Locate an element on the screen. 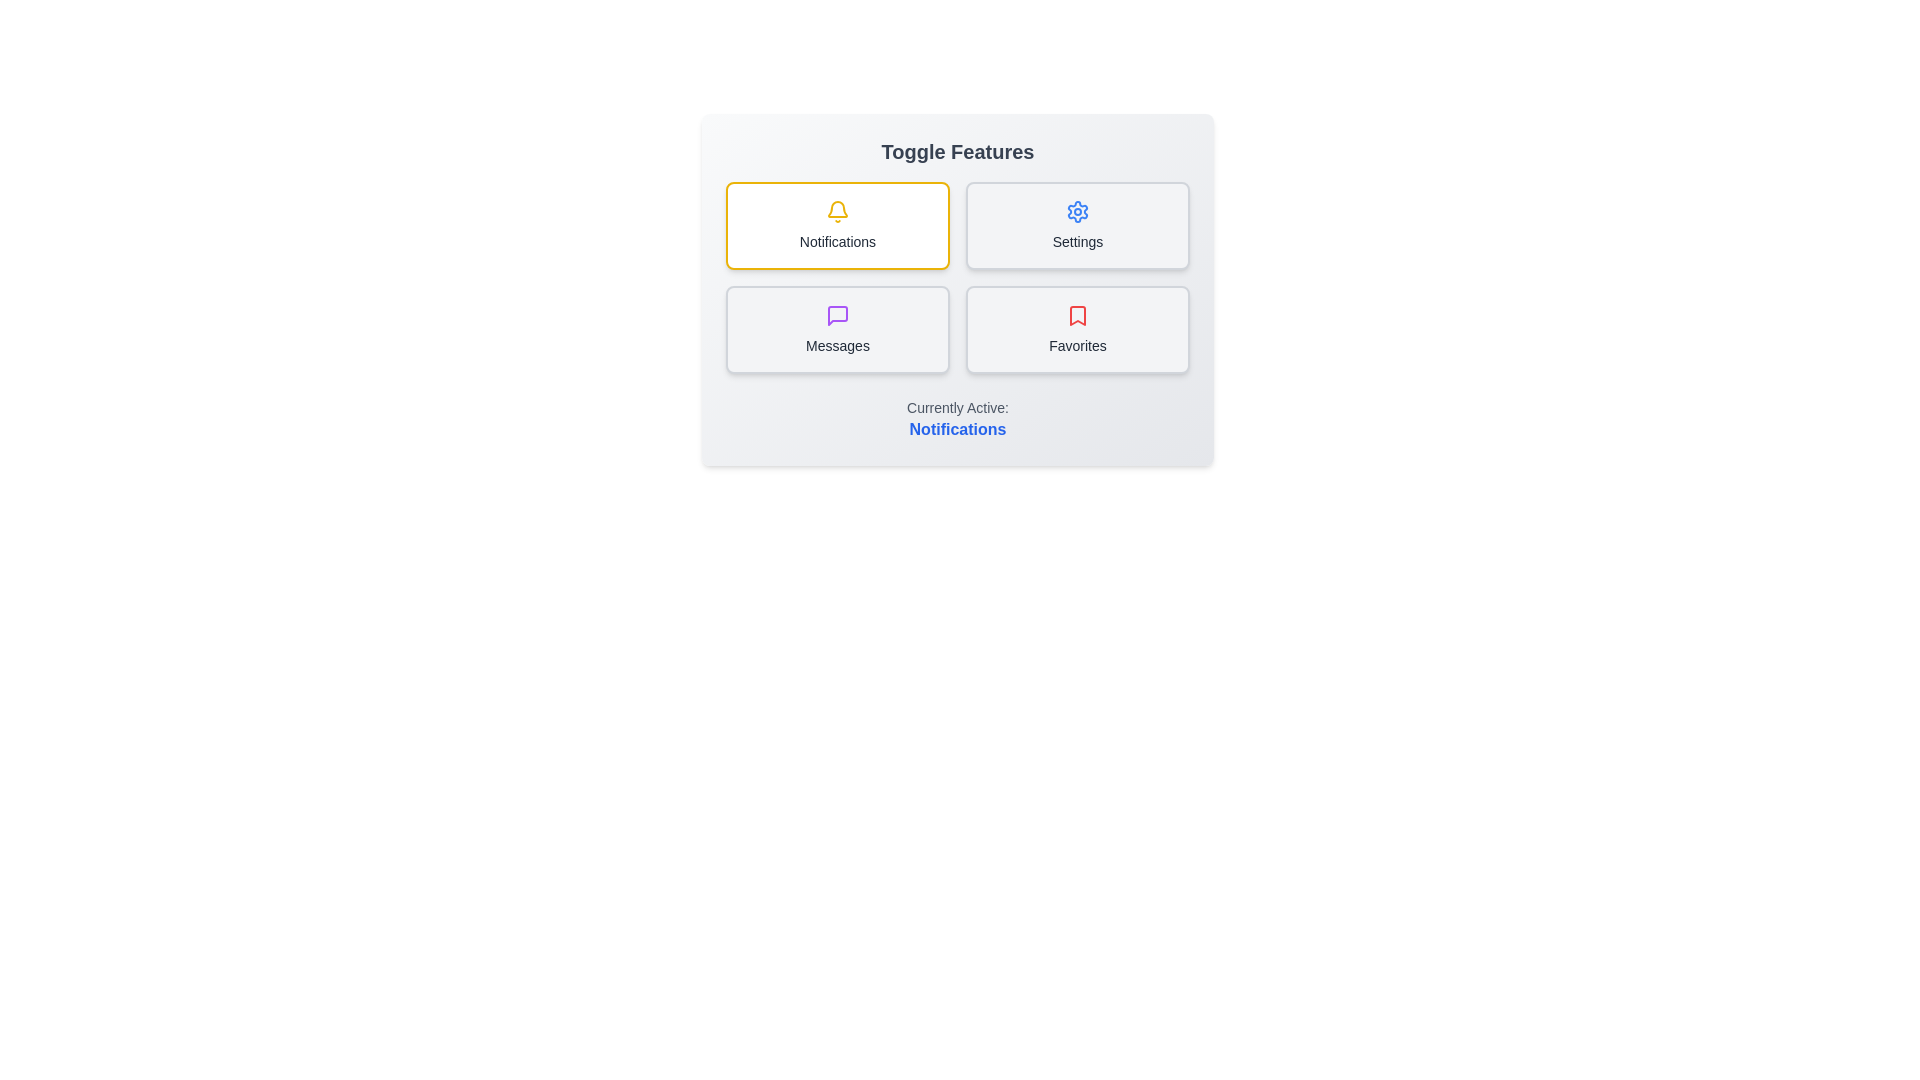 This screenshot has width=1920, height=1080. the toggle option Notifications by clicking on its corresponding button is located at coordinates (838, 225).